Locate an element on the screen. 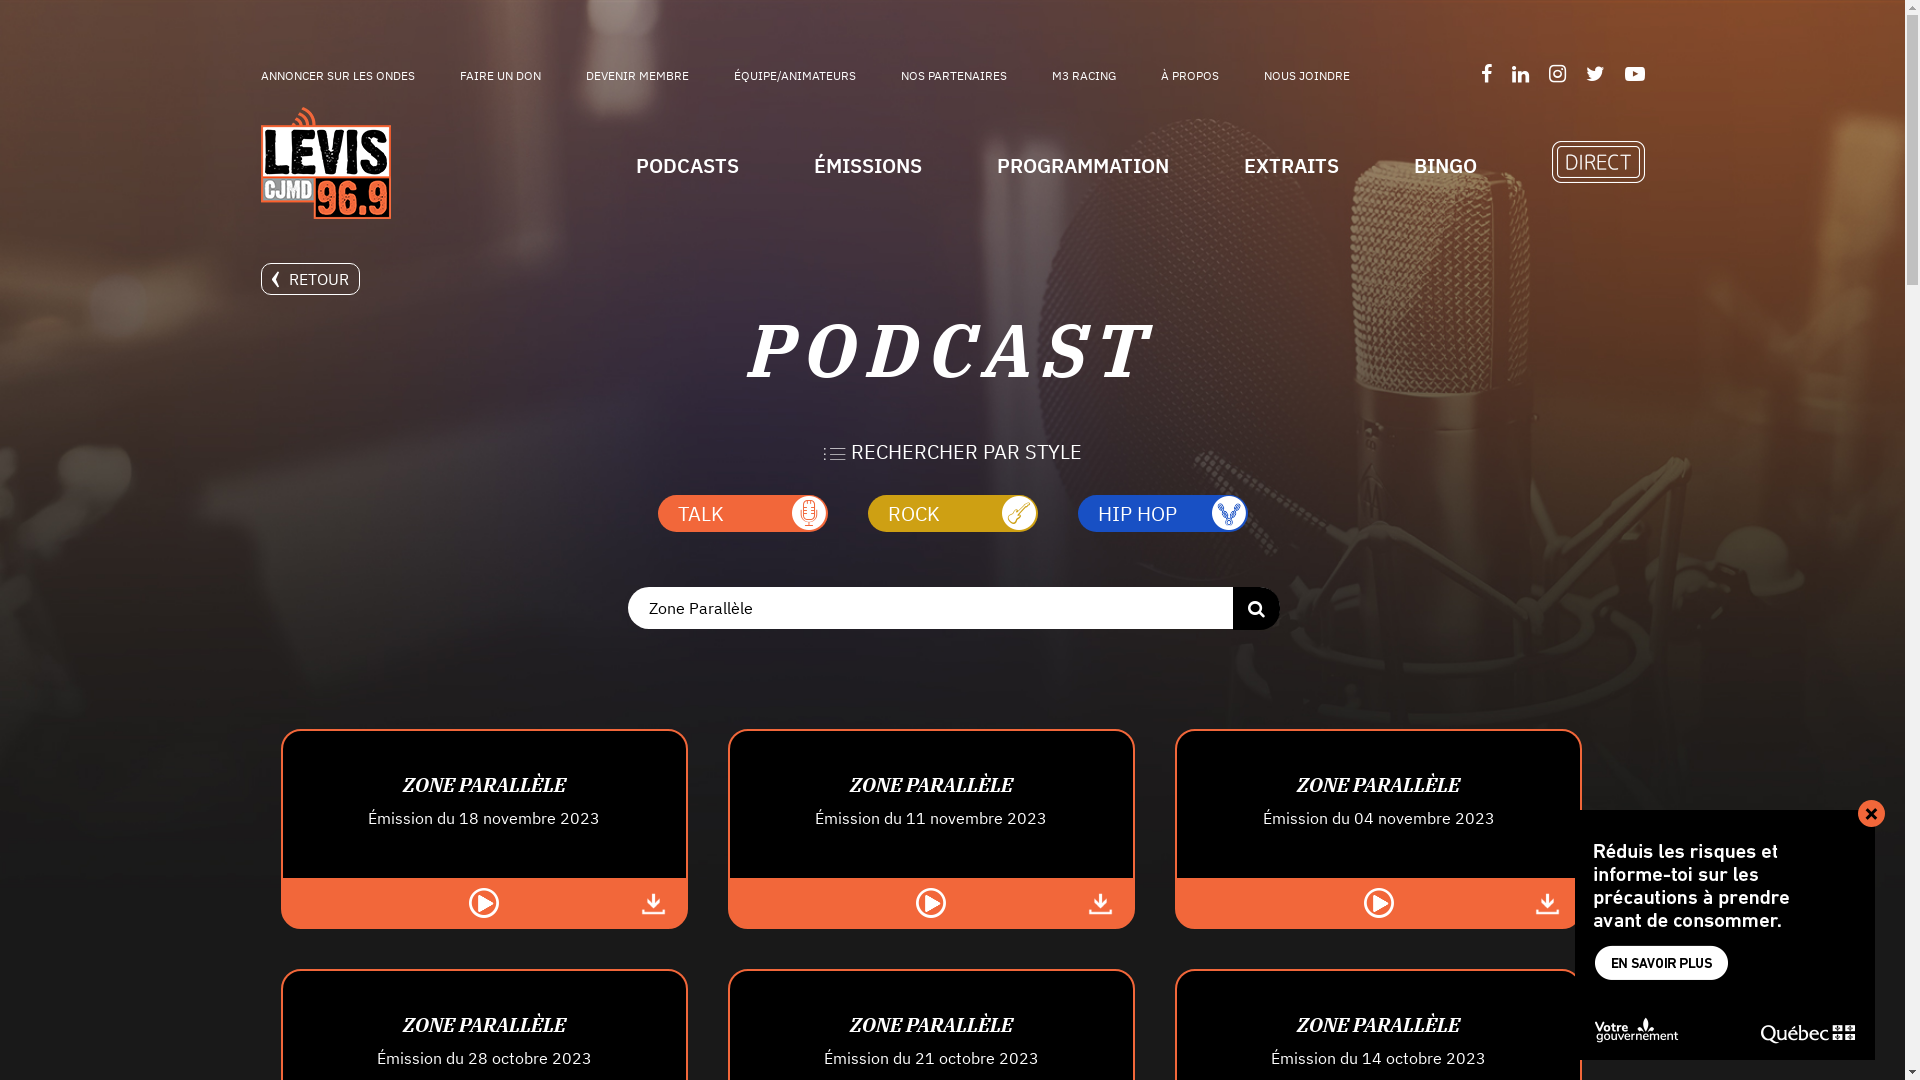  'Suivez-nous sur Facebook' is located at coordinates (1485, 72).